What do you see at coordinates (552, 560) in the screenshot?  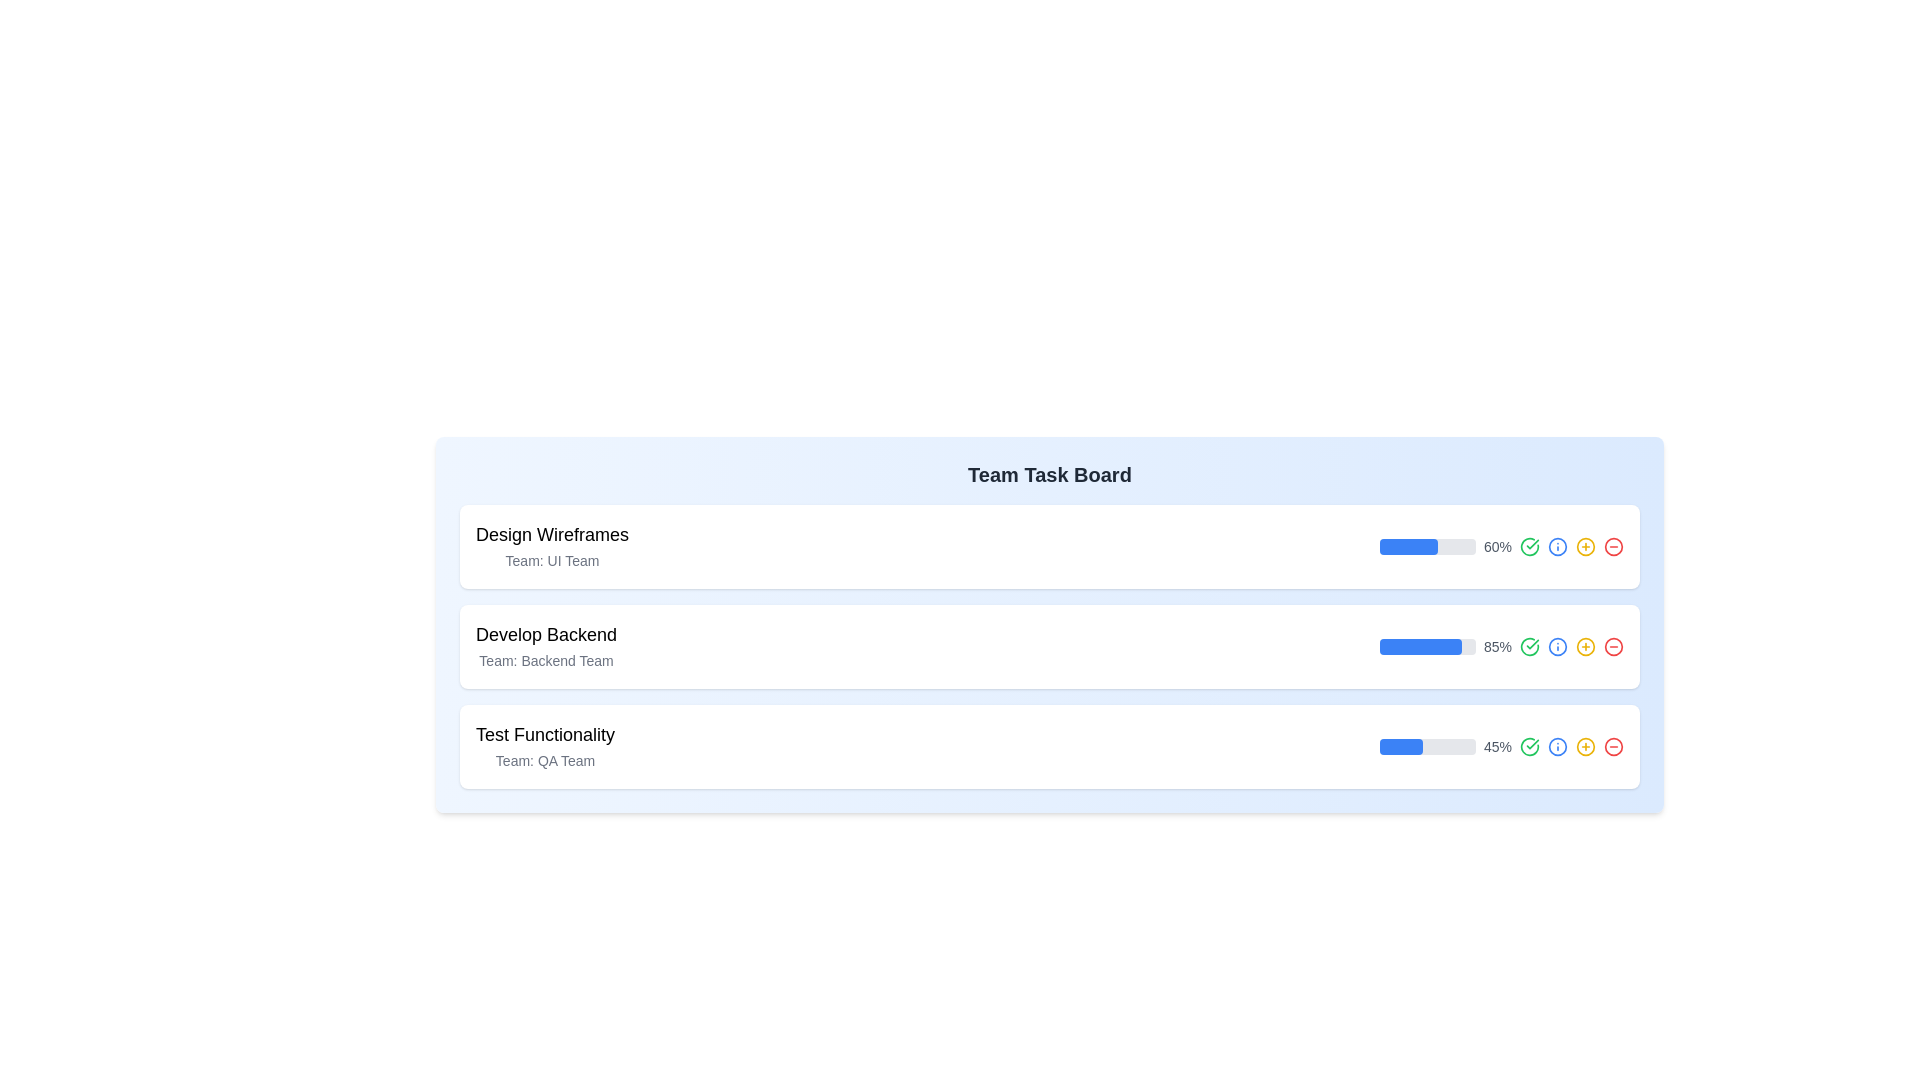 I see `the Text Label indicating the 'UI Team' associated with the task in the 'Design Wireframes' card` at bounding box center [552, 560].